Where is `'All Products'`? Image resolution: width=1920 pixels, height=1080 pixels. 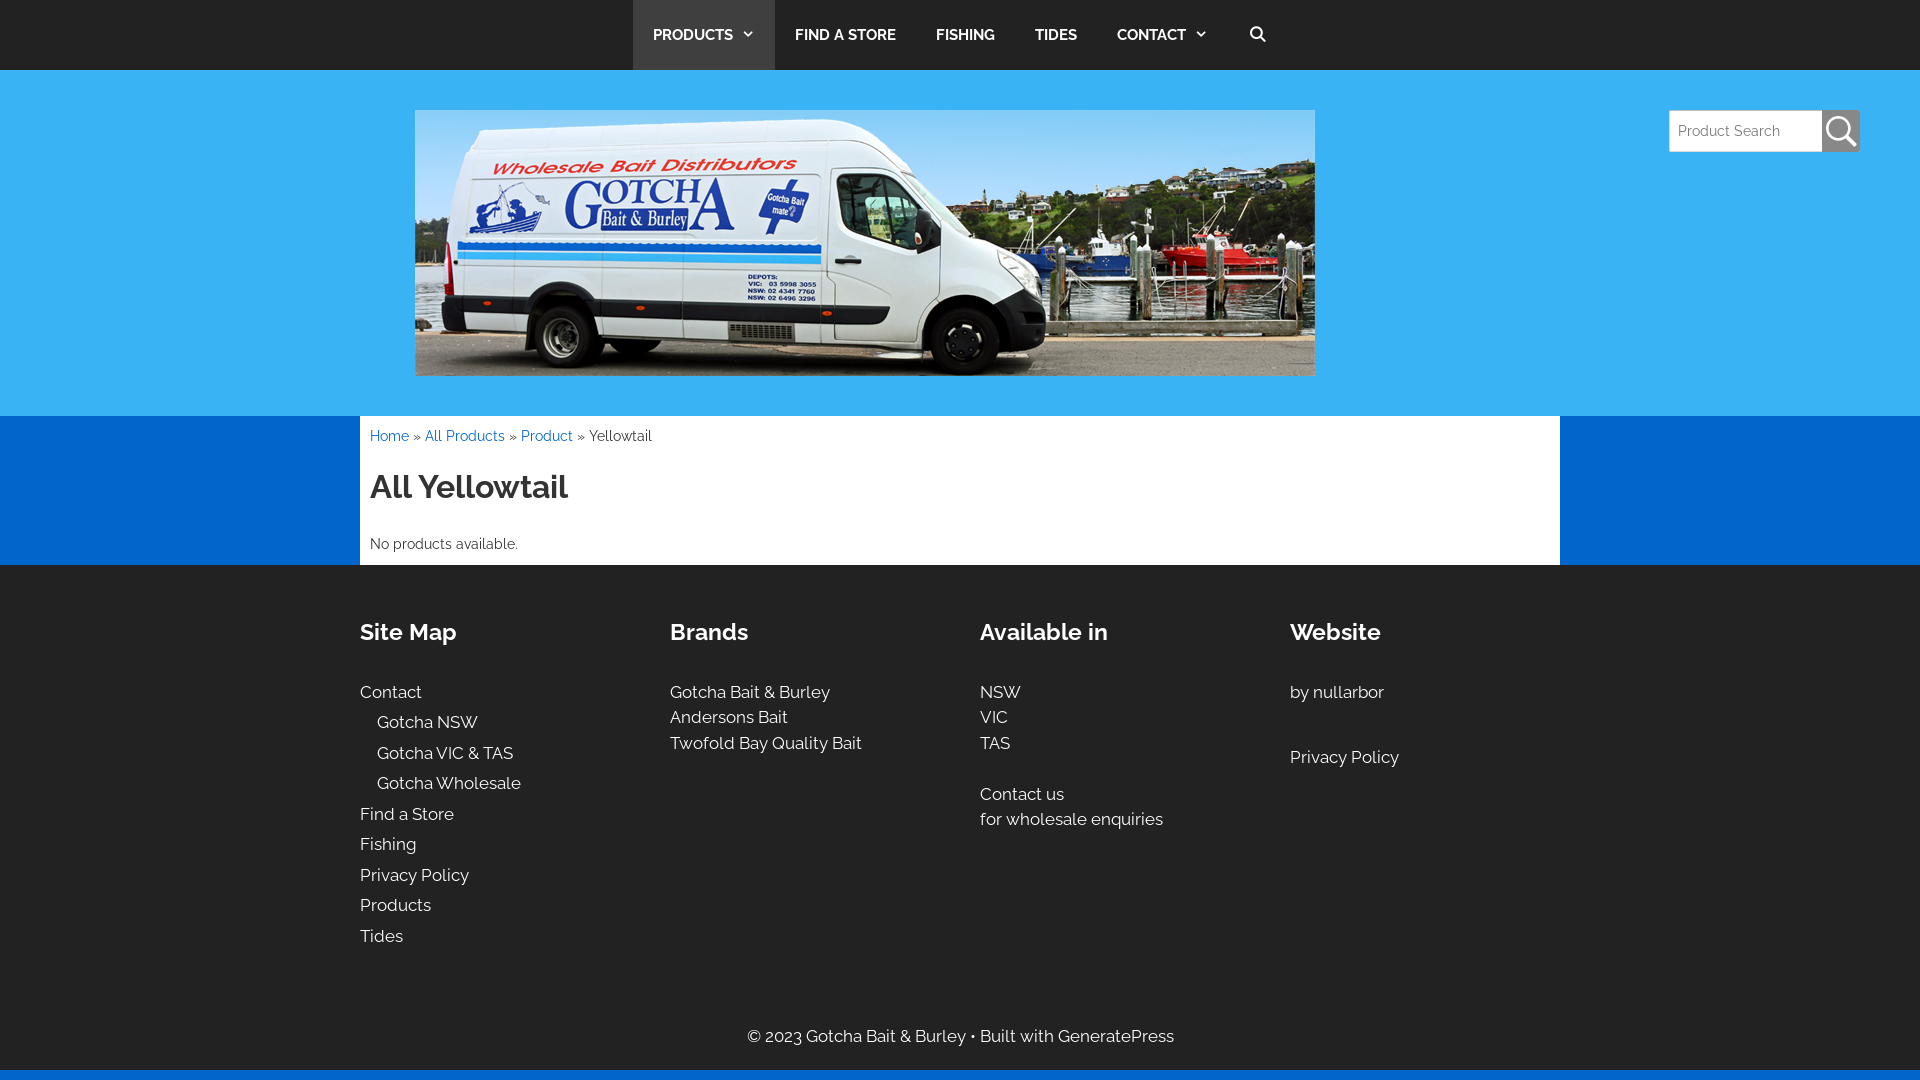 'All Products' is located at coordinates (424, 434).